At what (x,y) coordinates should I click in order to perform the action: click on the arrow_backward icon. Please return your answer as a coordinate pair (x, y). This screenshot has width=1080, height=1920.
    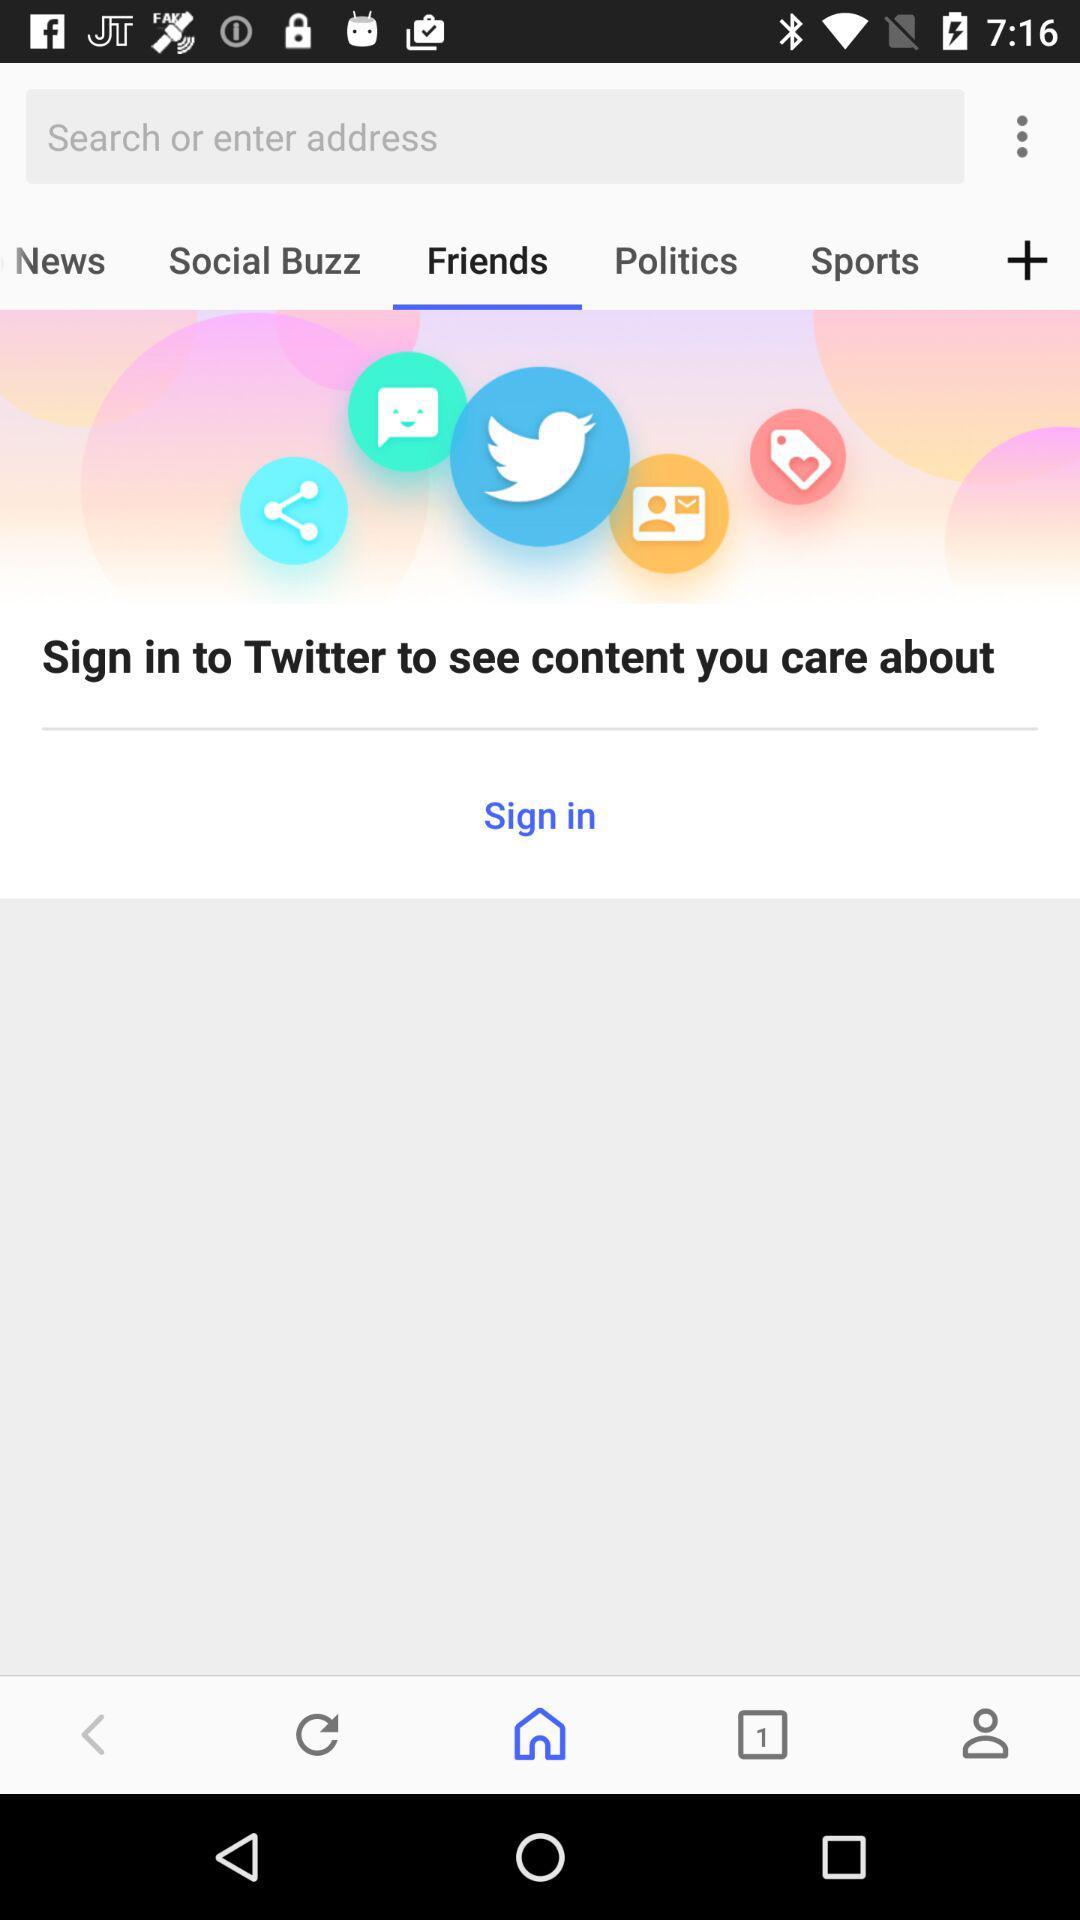
    Looking at the image, I should click on (94, 1733).